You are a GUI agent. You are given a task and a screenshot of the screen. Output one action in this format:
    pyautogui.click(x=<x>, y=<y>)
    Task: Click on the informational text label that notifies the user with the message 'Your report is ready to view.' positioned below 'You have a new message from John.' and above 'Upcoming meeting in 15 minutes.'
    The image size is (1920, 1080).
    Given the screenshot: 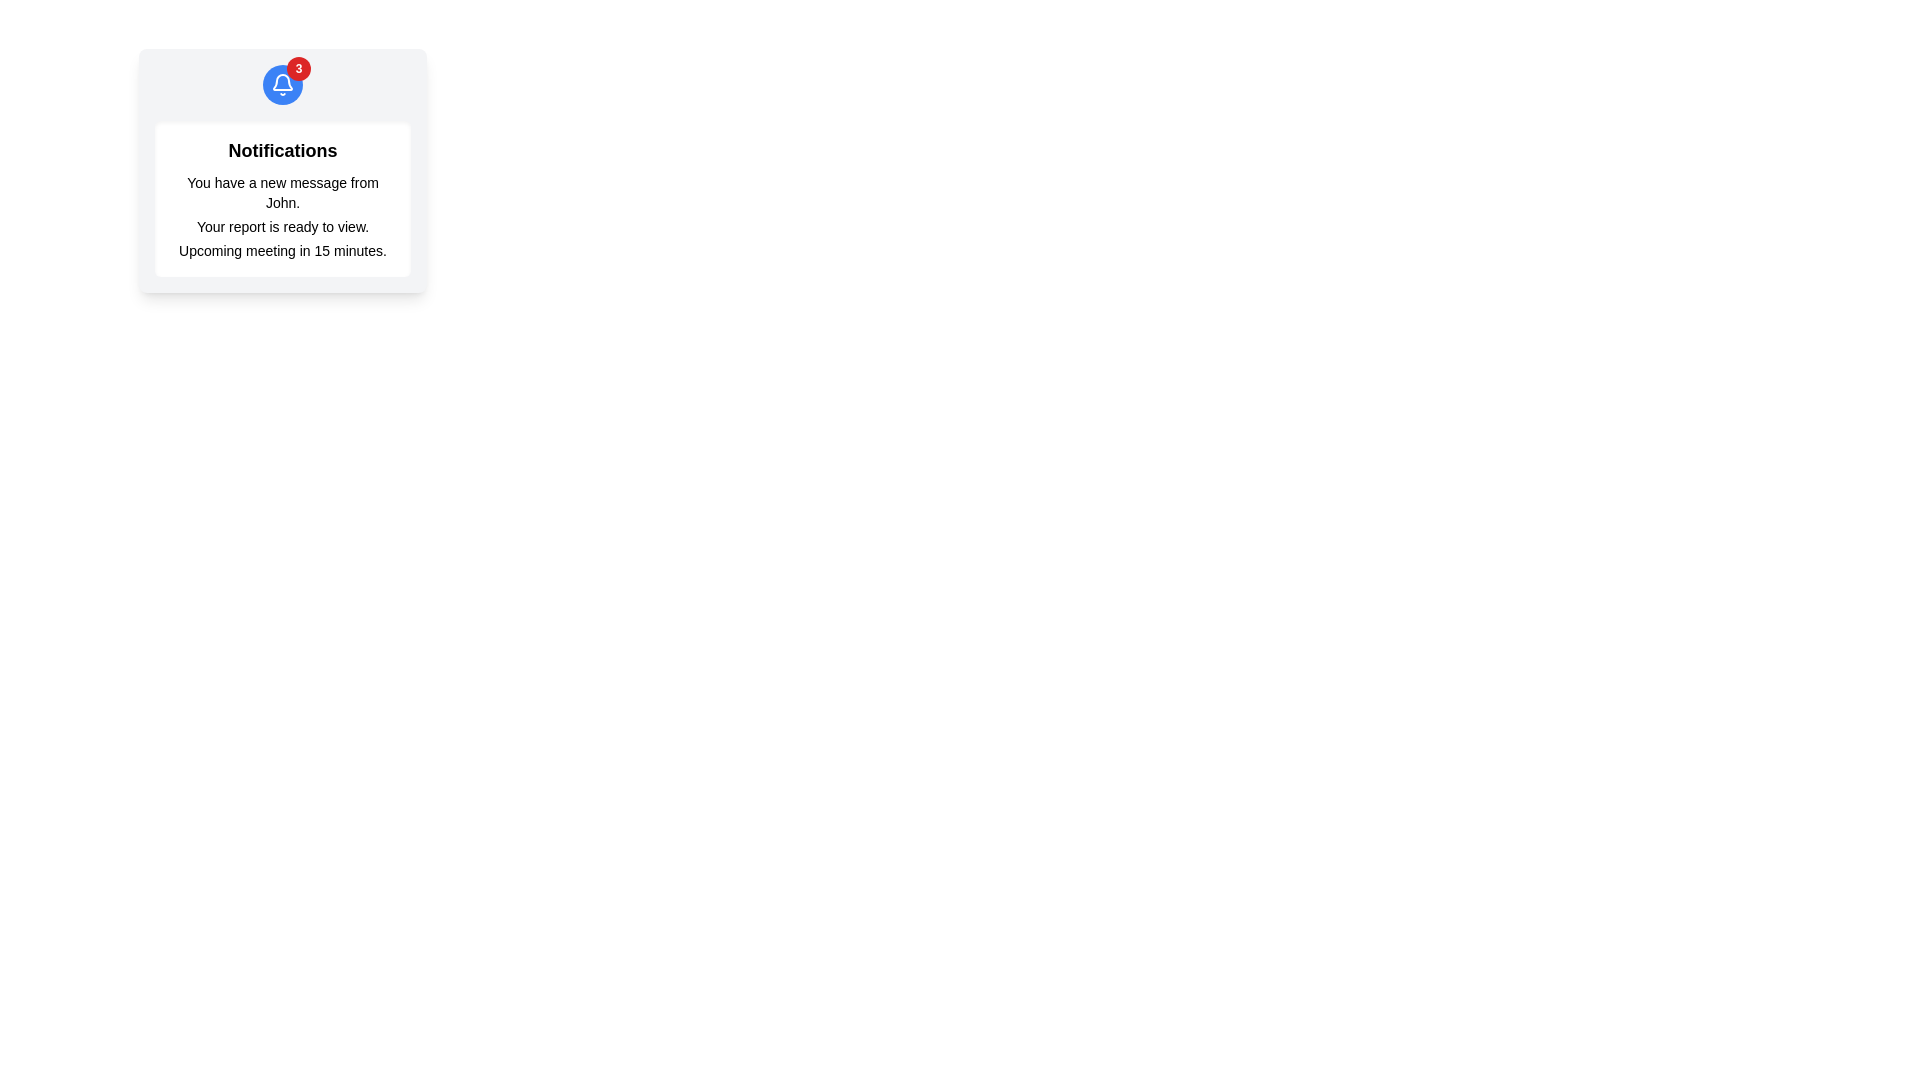 What is the action you would take?
    pyautogui.click(x=282, y=226)
    